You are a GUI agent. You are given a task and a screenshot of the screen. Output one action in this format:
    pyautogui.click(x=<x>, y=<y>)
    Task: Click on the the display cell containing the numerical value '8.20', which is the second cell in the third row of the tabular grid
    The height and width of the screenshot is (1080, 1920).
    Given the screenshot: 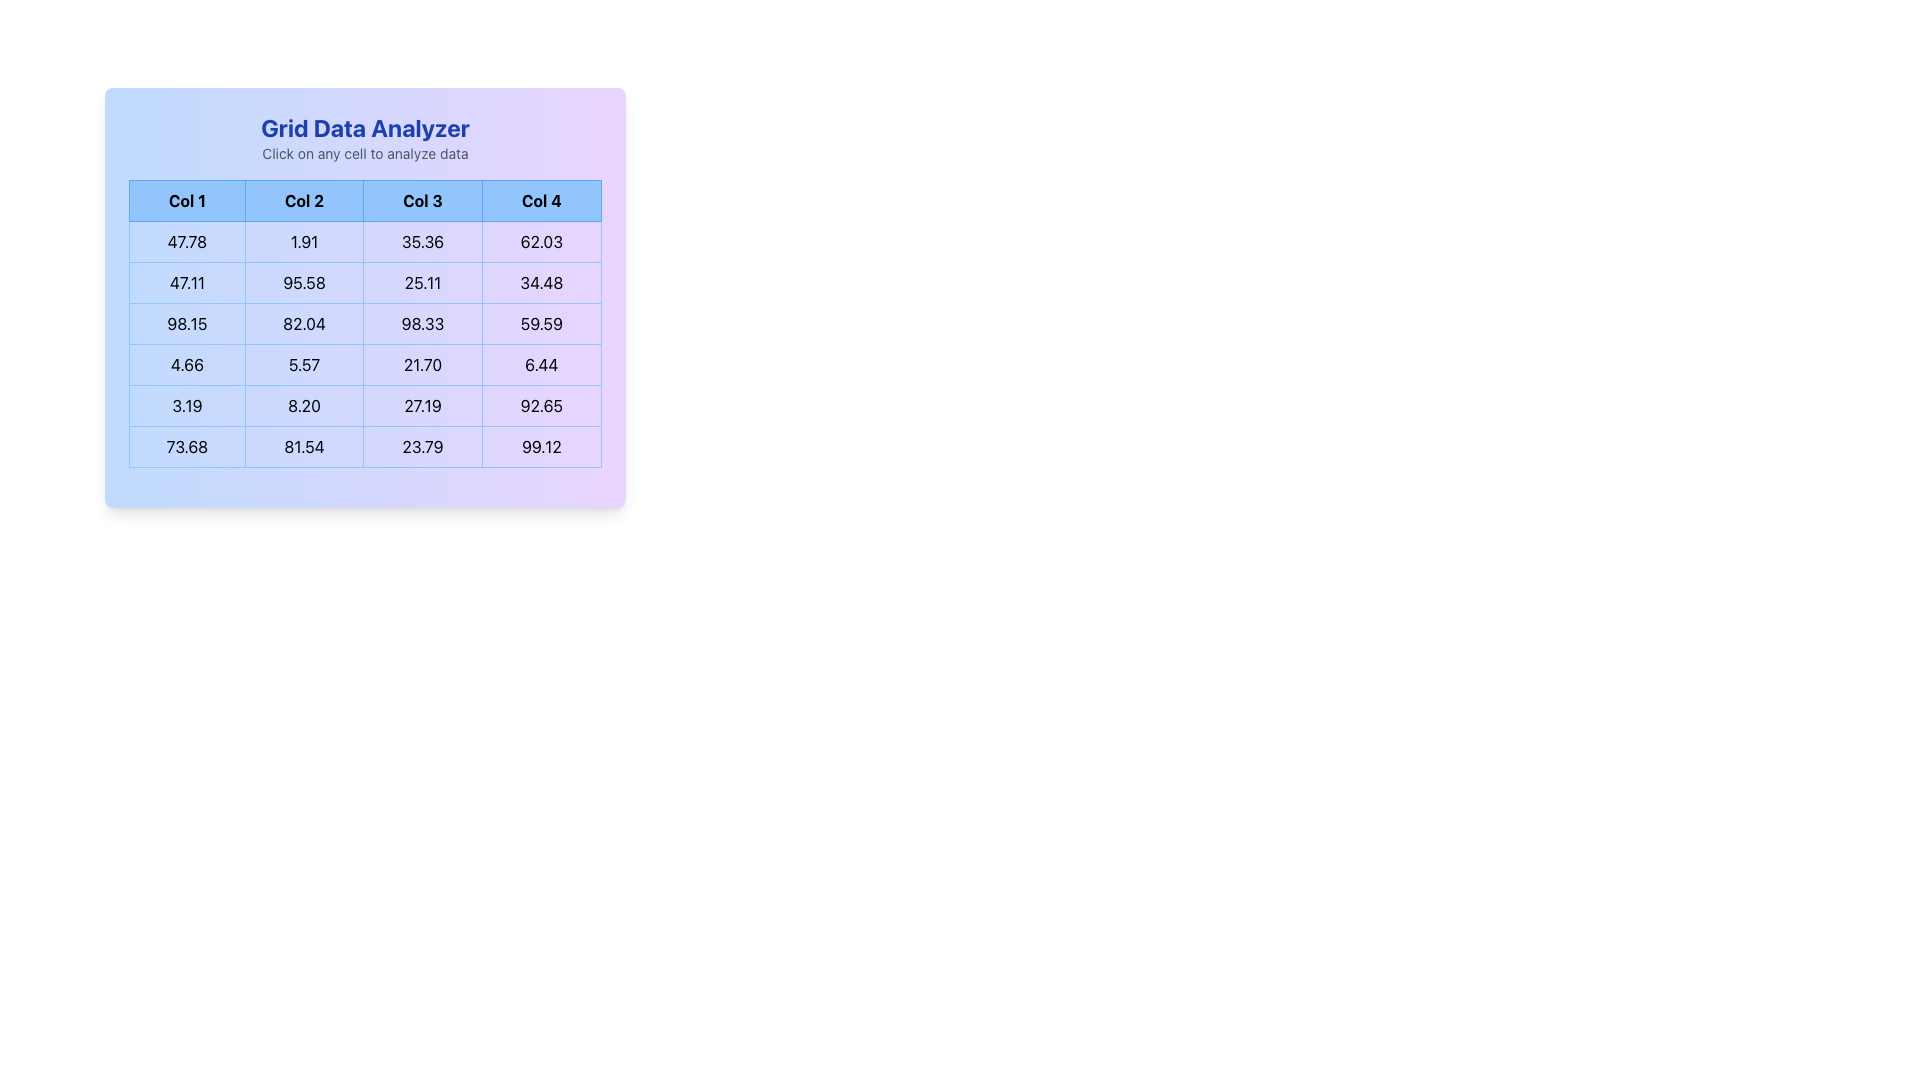 What is the action you would take?
    pyautogui.click(x=303, y=405)
    